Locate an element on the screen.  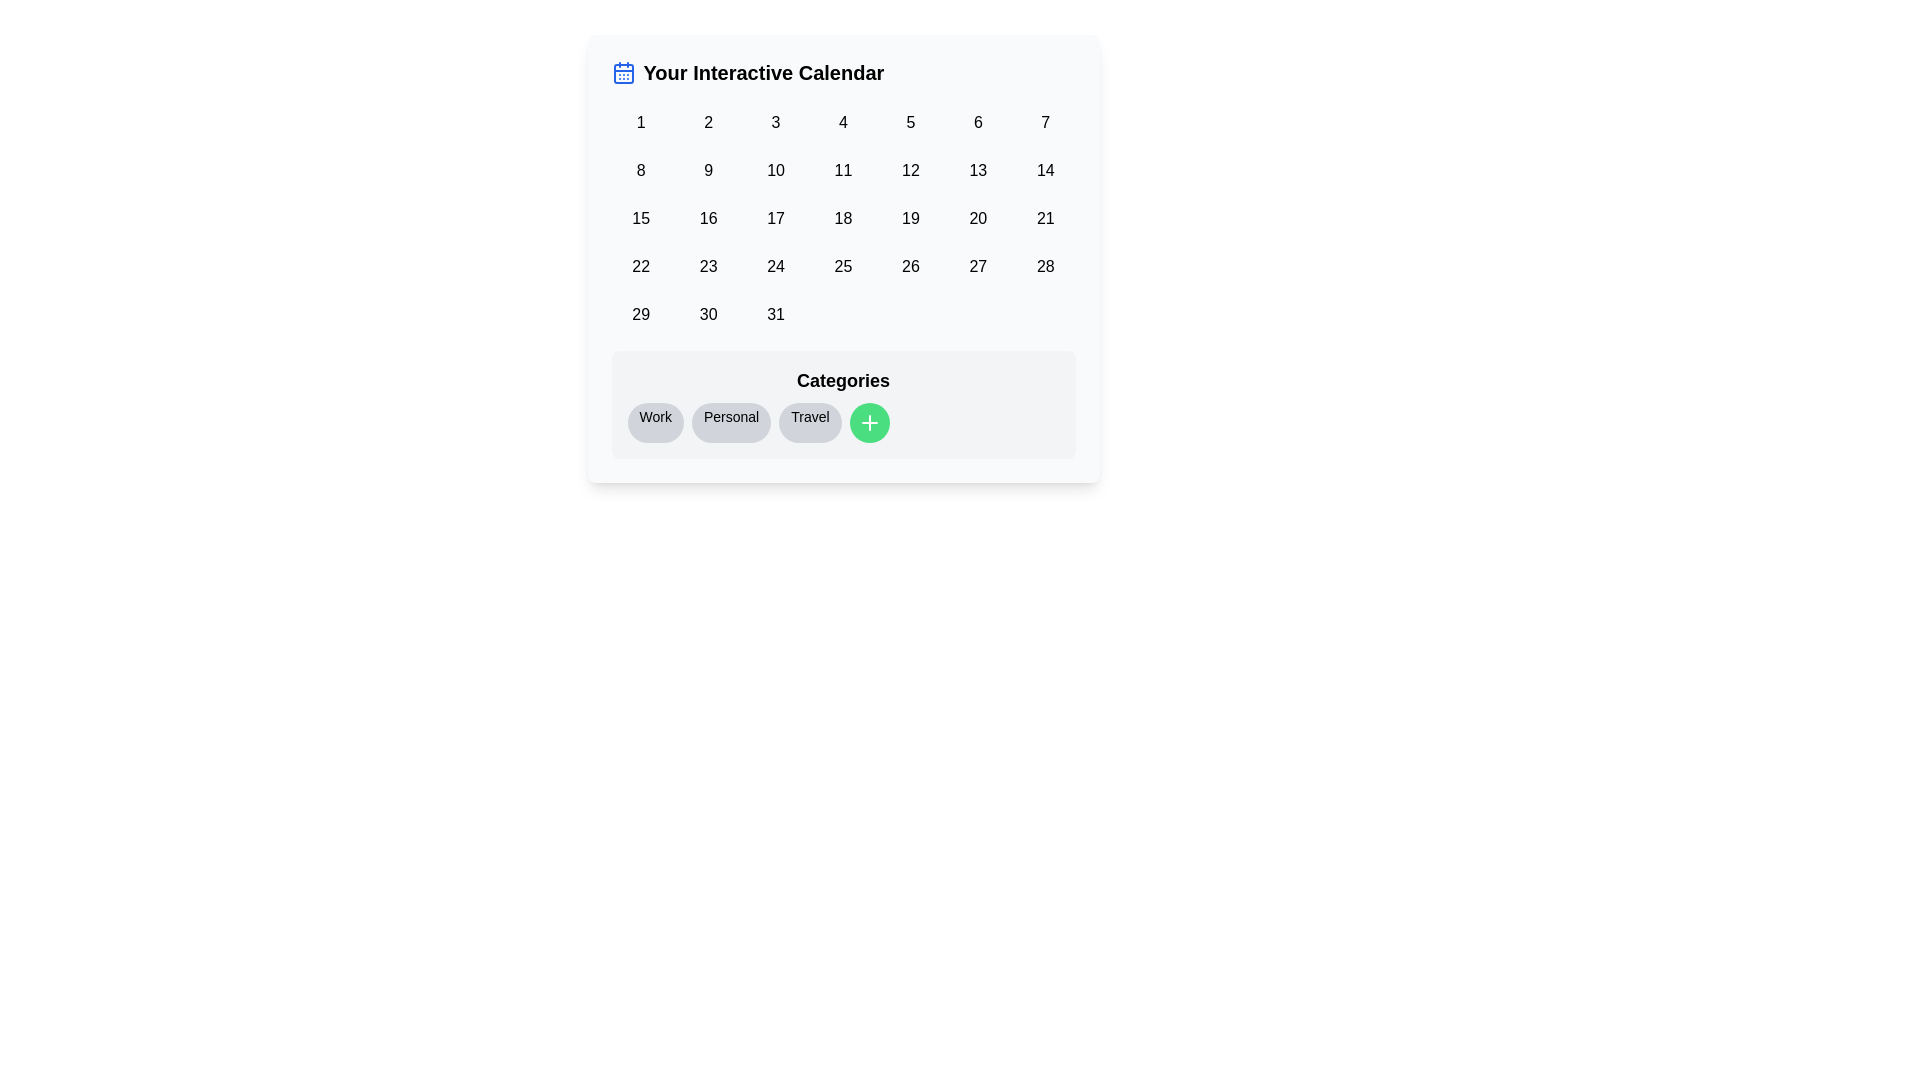
the text label that reads 'Your Interactive Calendar', styled with bold and large font, located at the top center of the calendar interface is located at coordinates (843, 72).